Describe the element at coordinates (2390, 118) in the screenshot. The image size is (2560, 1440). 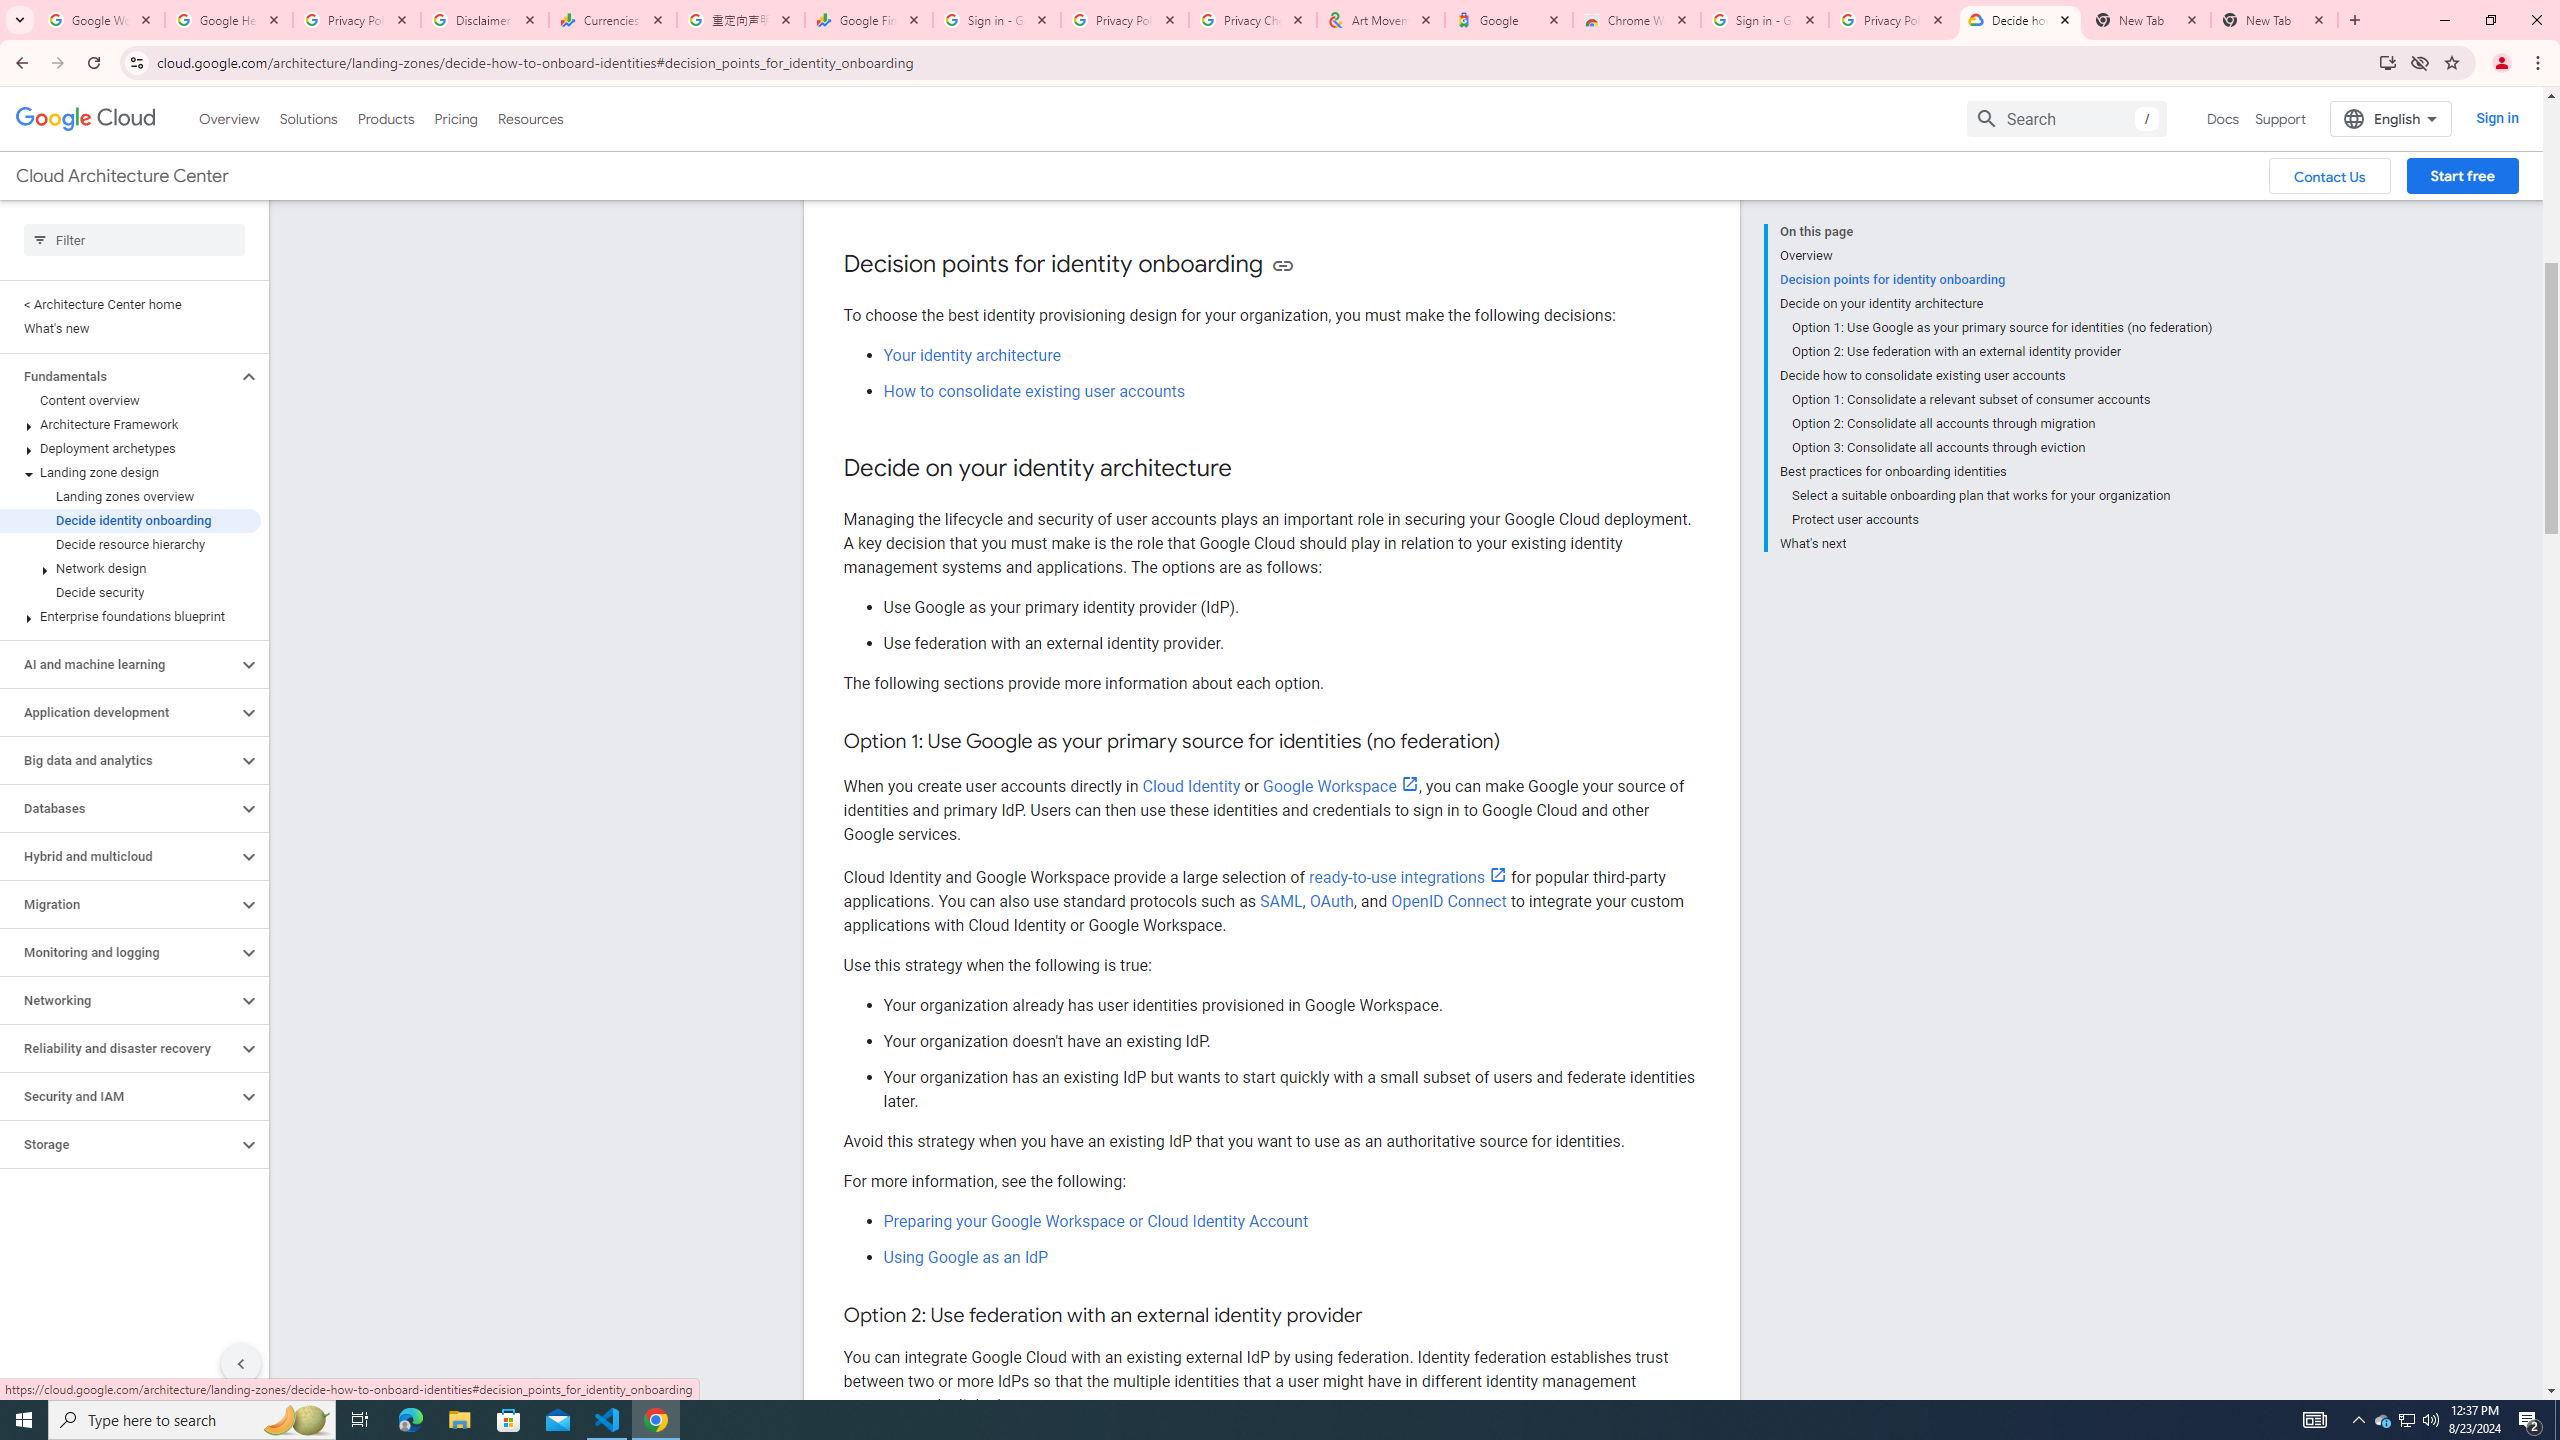
I see `'English'` at that location.